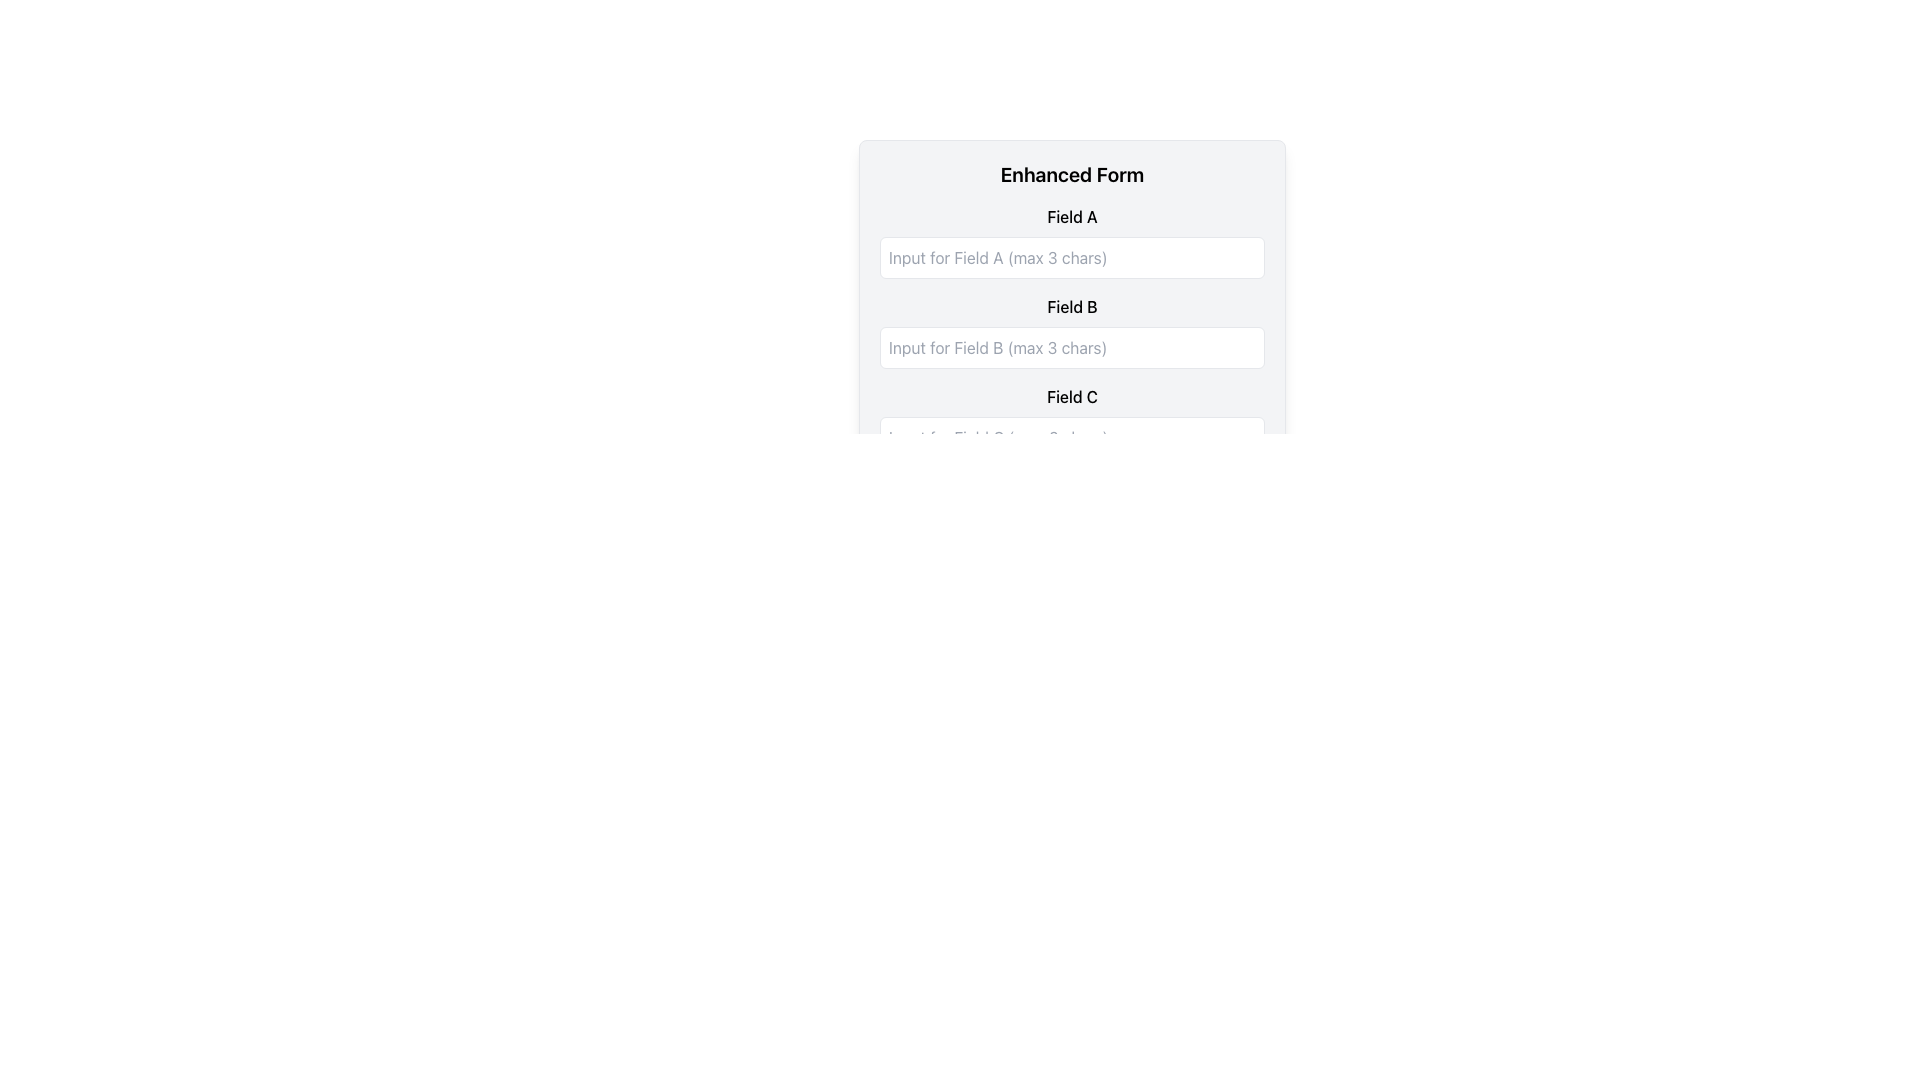 The width and height of the screenshot is (1920, 1080). I want to click on the text label displaying 'Field A', which is a bold, medium-sized font located above the input field for Field A, so click(1071, 216).